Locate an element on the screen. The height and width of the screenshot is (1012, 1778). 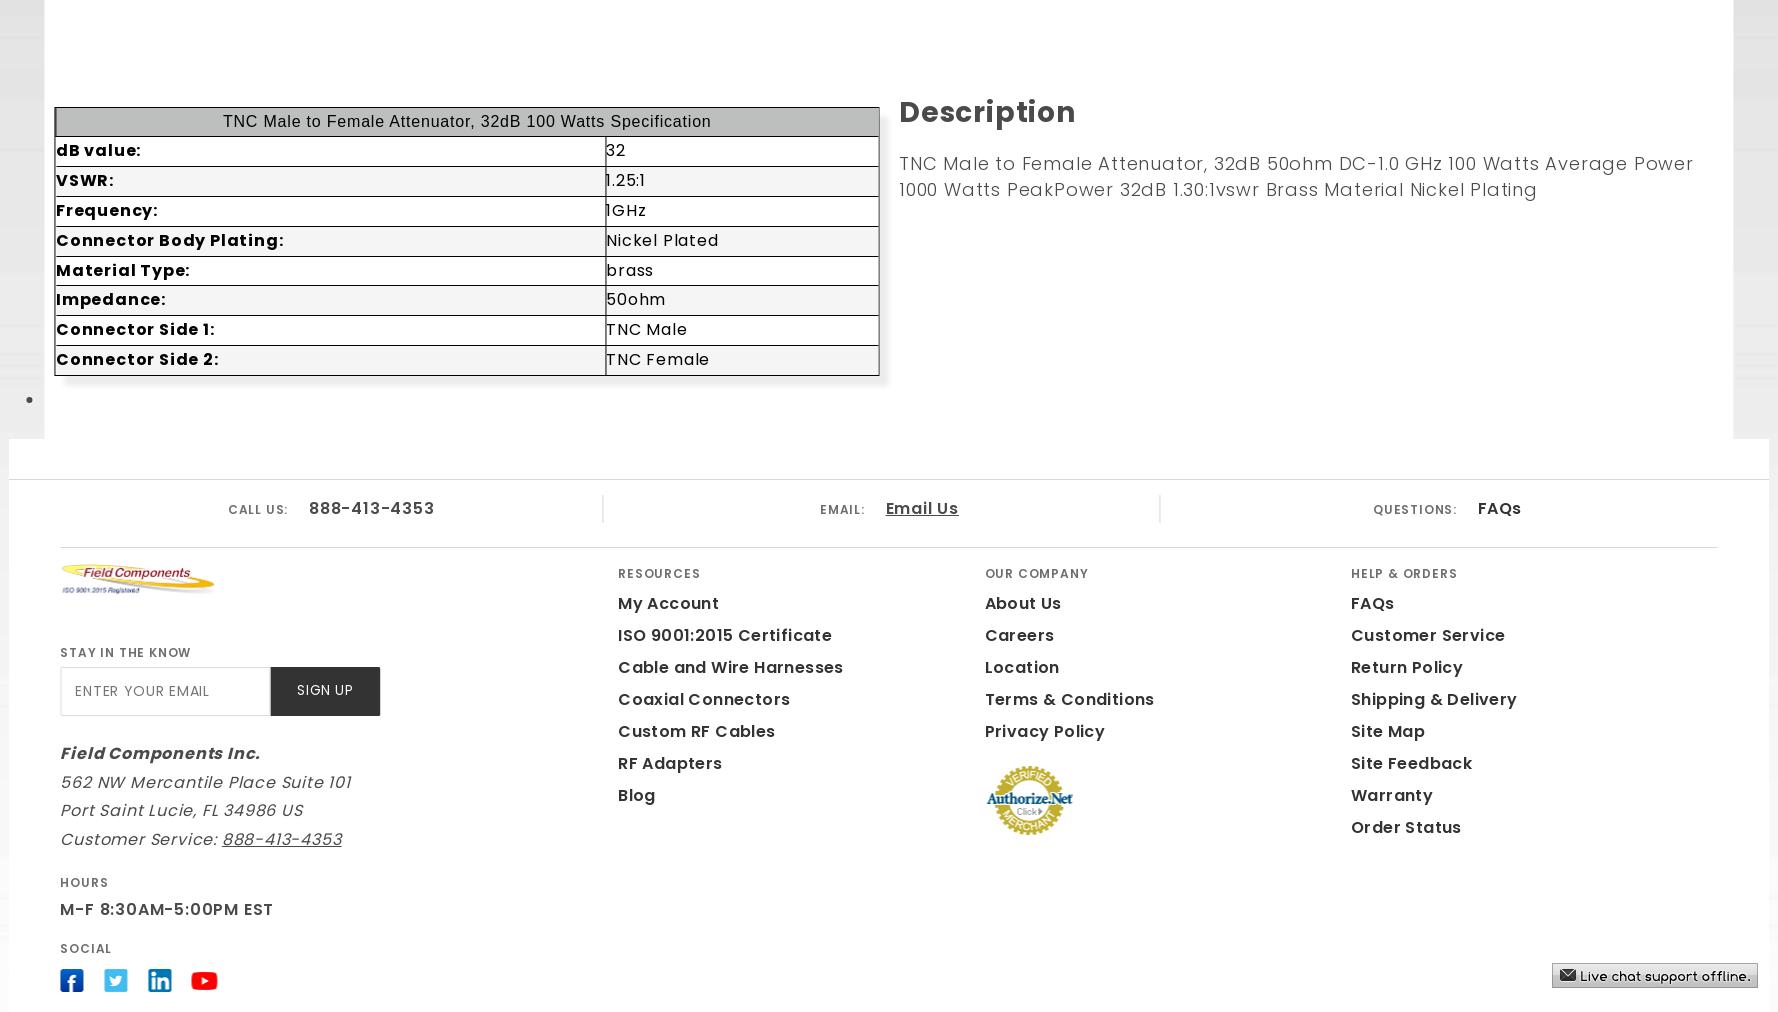
'Coaxial Connectors' is located at coordinates (703, 698).